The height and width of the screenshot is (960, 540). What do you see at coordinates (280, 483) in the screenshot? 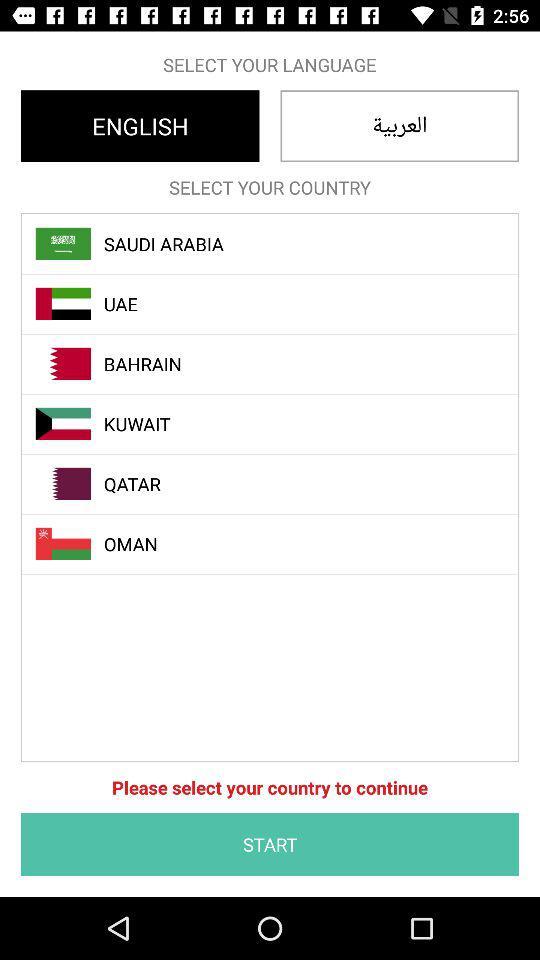
I see `qatar icon` at bounding box center [280, 483].